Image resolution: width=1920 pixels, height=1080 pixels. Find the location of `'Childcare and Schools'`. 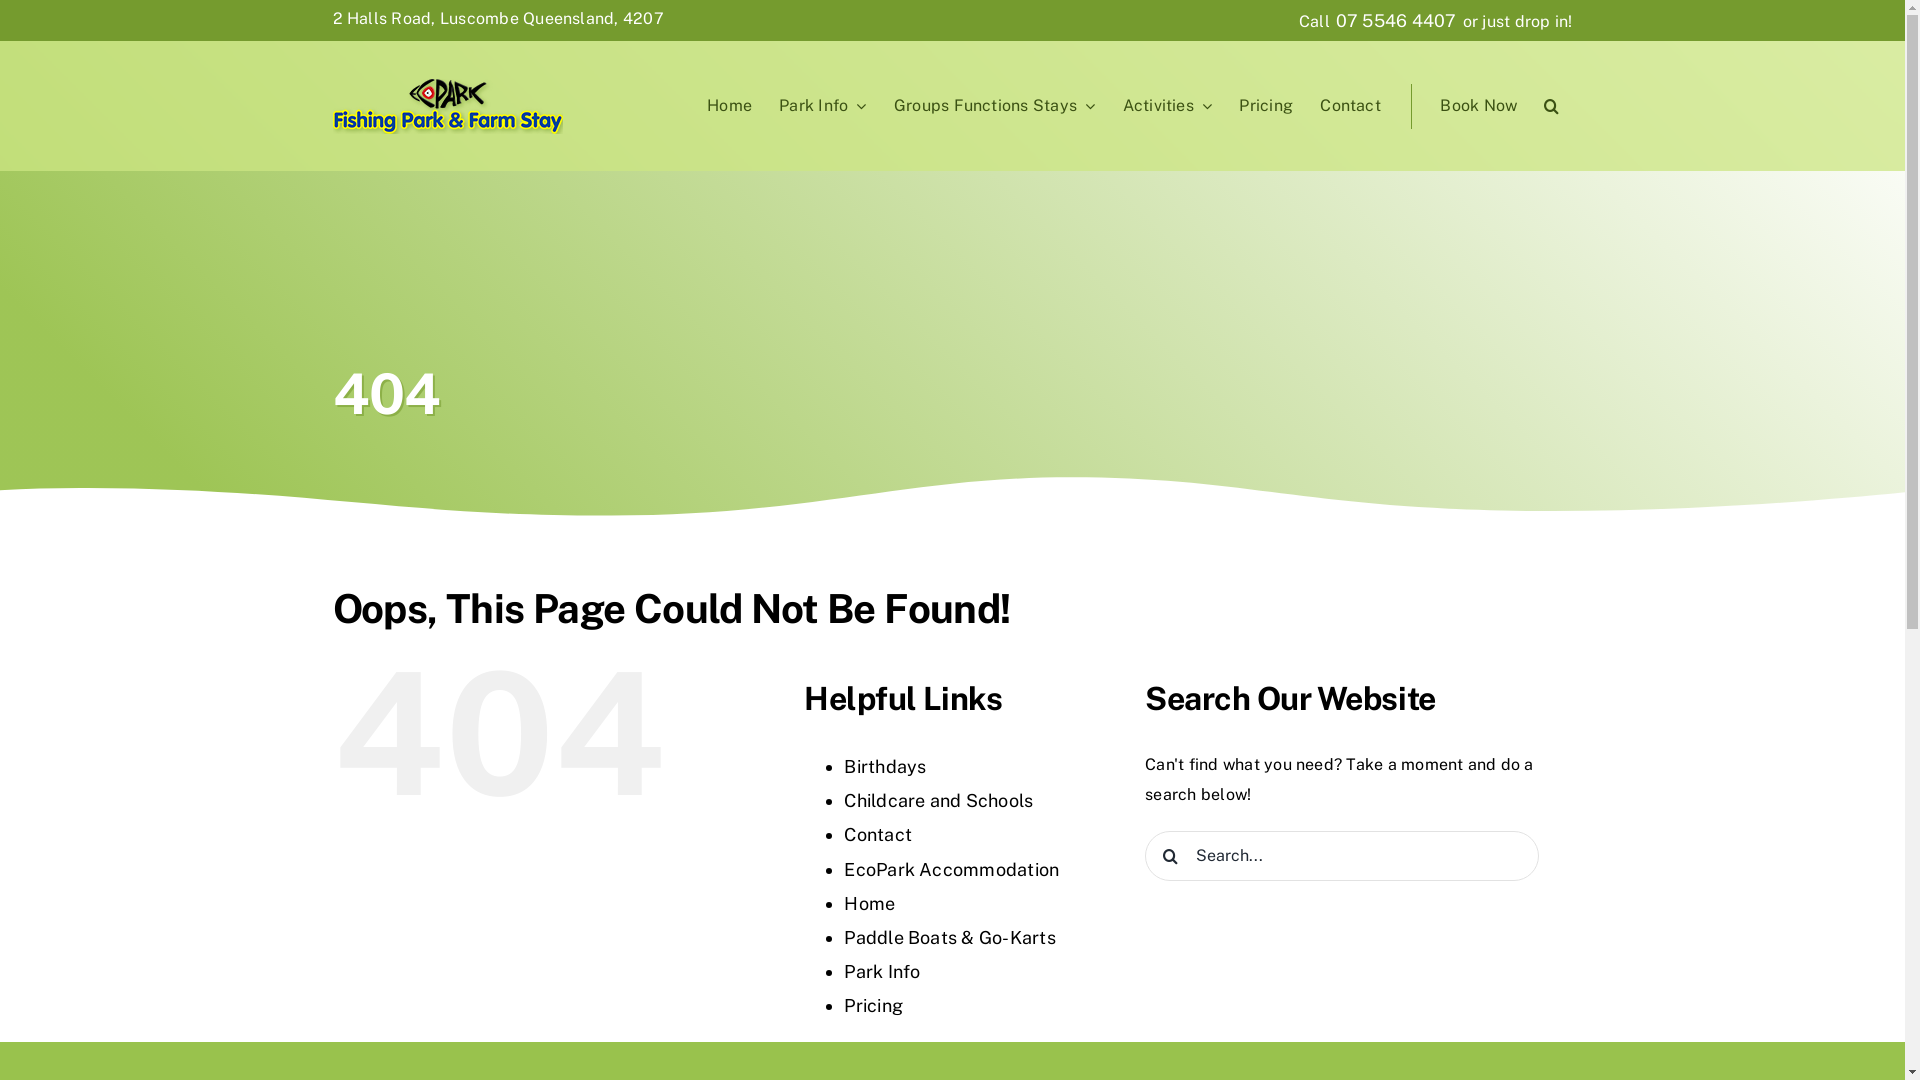

'Childcare and Schools' is located at coordinates (937, 799).